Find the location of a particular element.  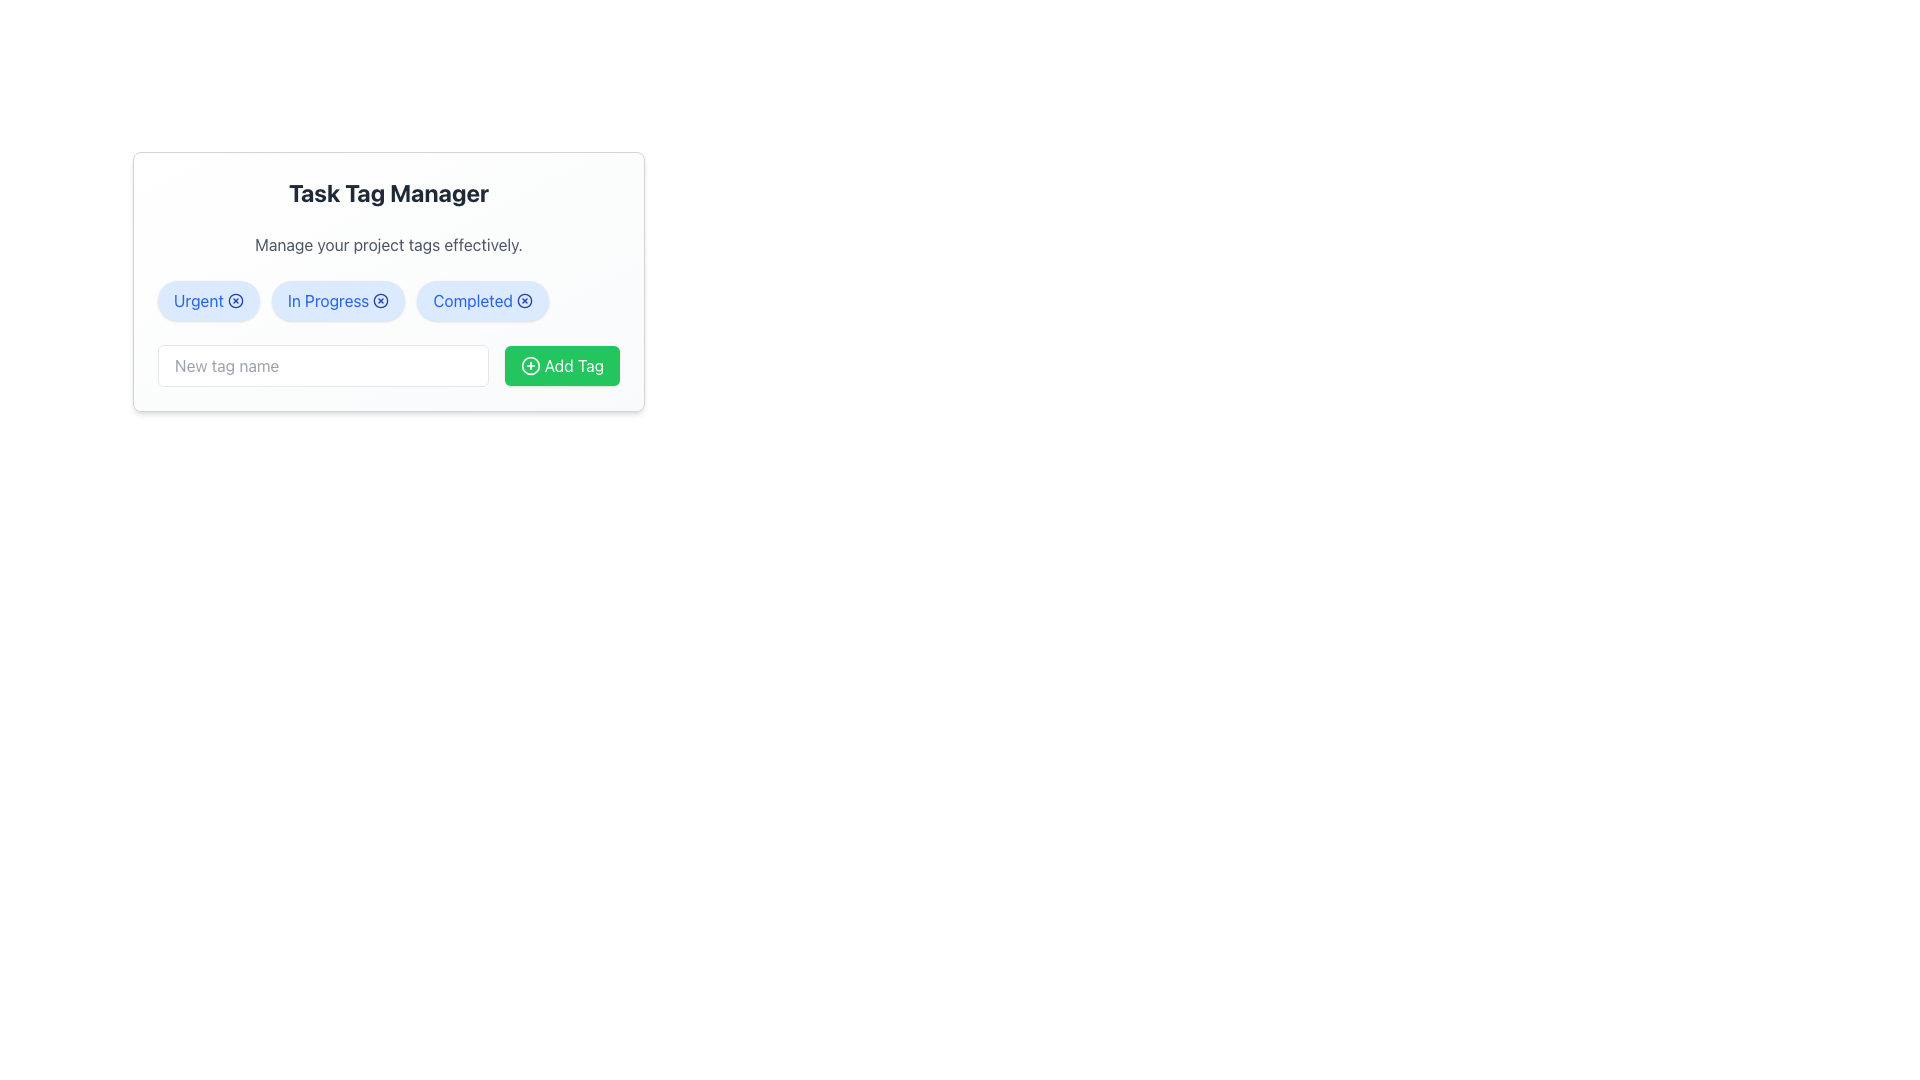

the circular icon with a plus sign inside, located within the green button labeled 'Add Tag' is located at coordinates (530, 366).